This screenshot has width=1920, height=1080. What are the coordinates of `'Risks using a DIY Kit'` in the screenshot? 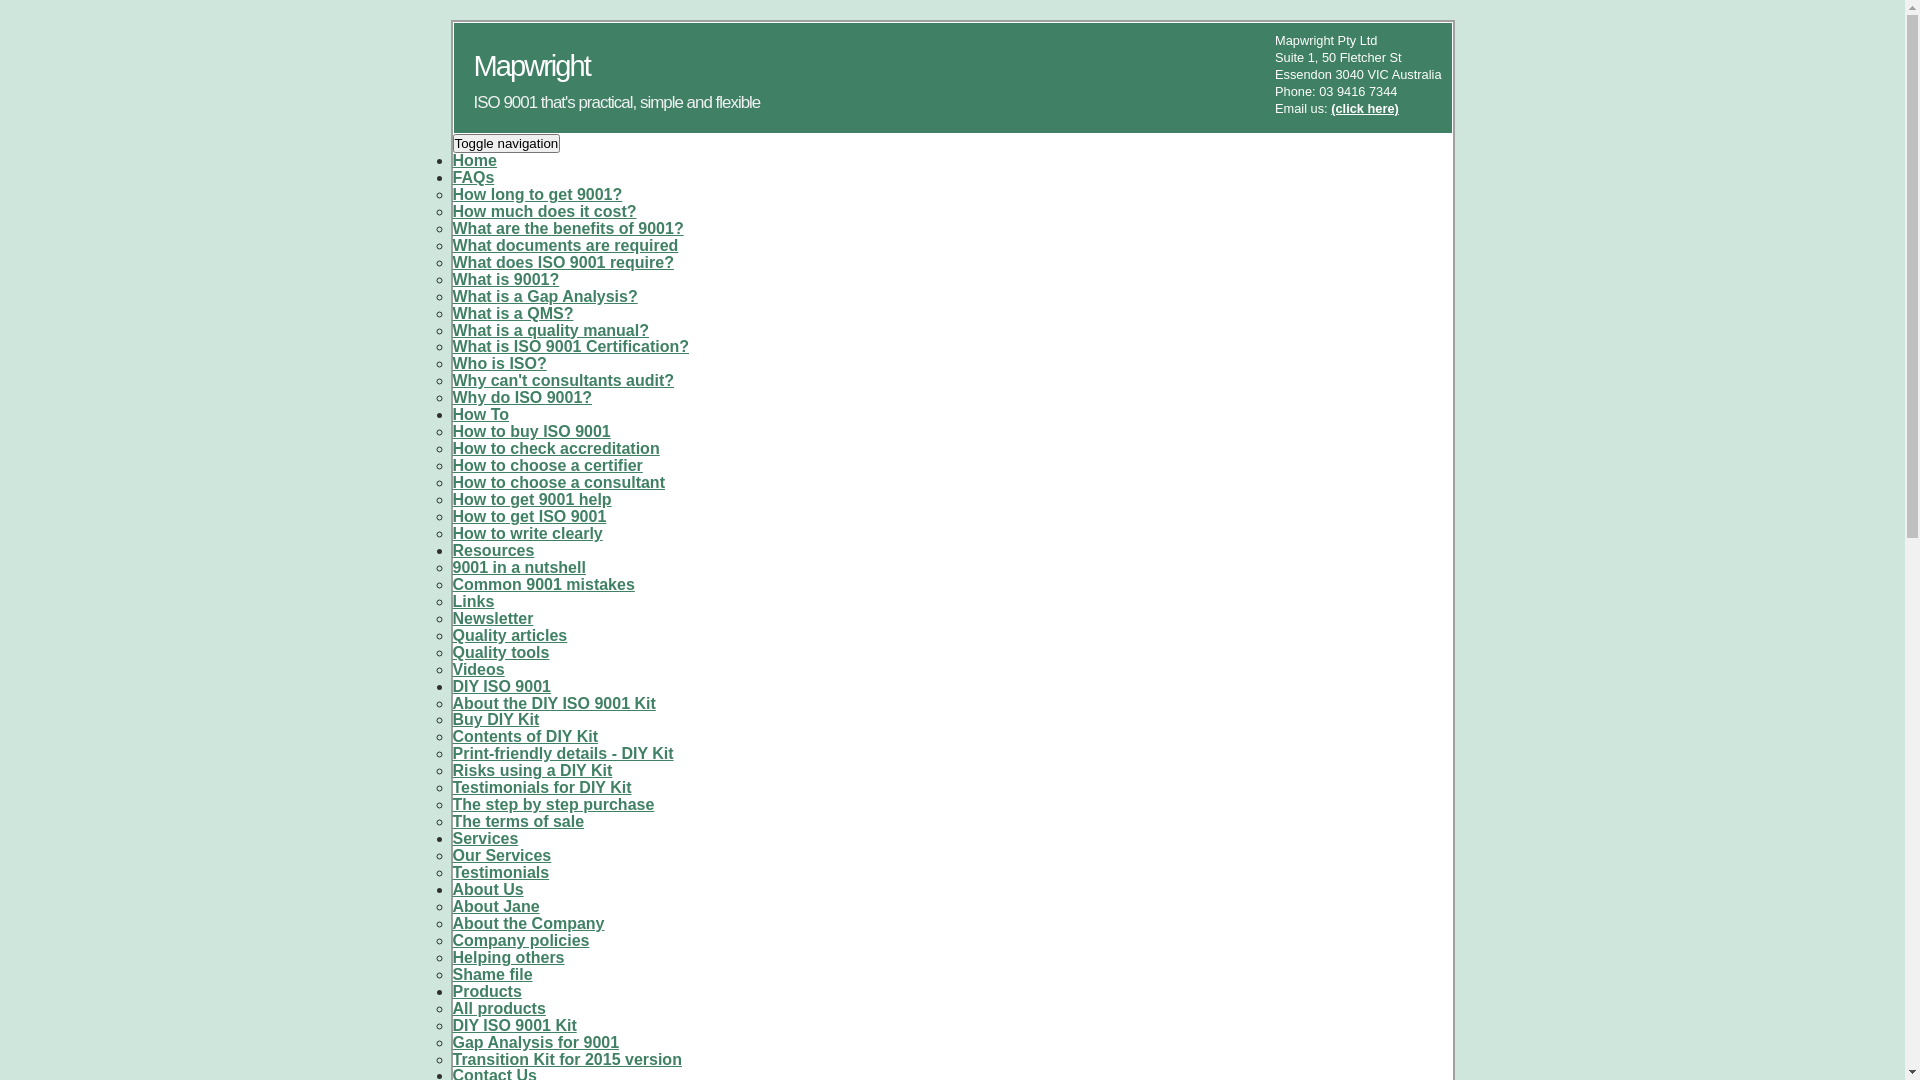 It's located at (450, 769).